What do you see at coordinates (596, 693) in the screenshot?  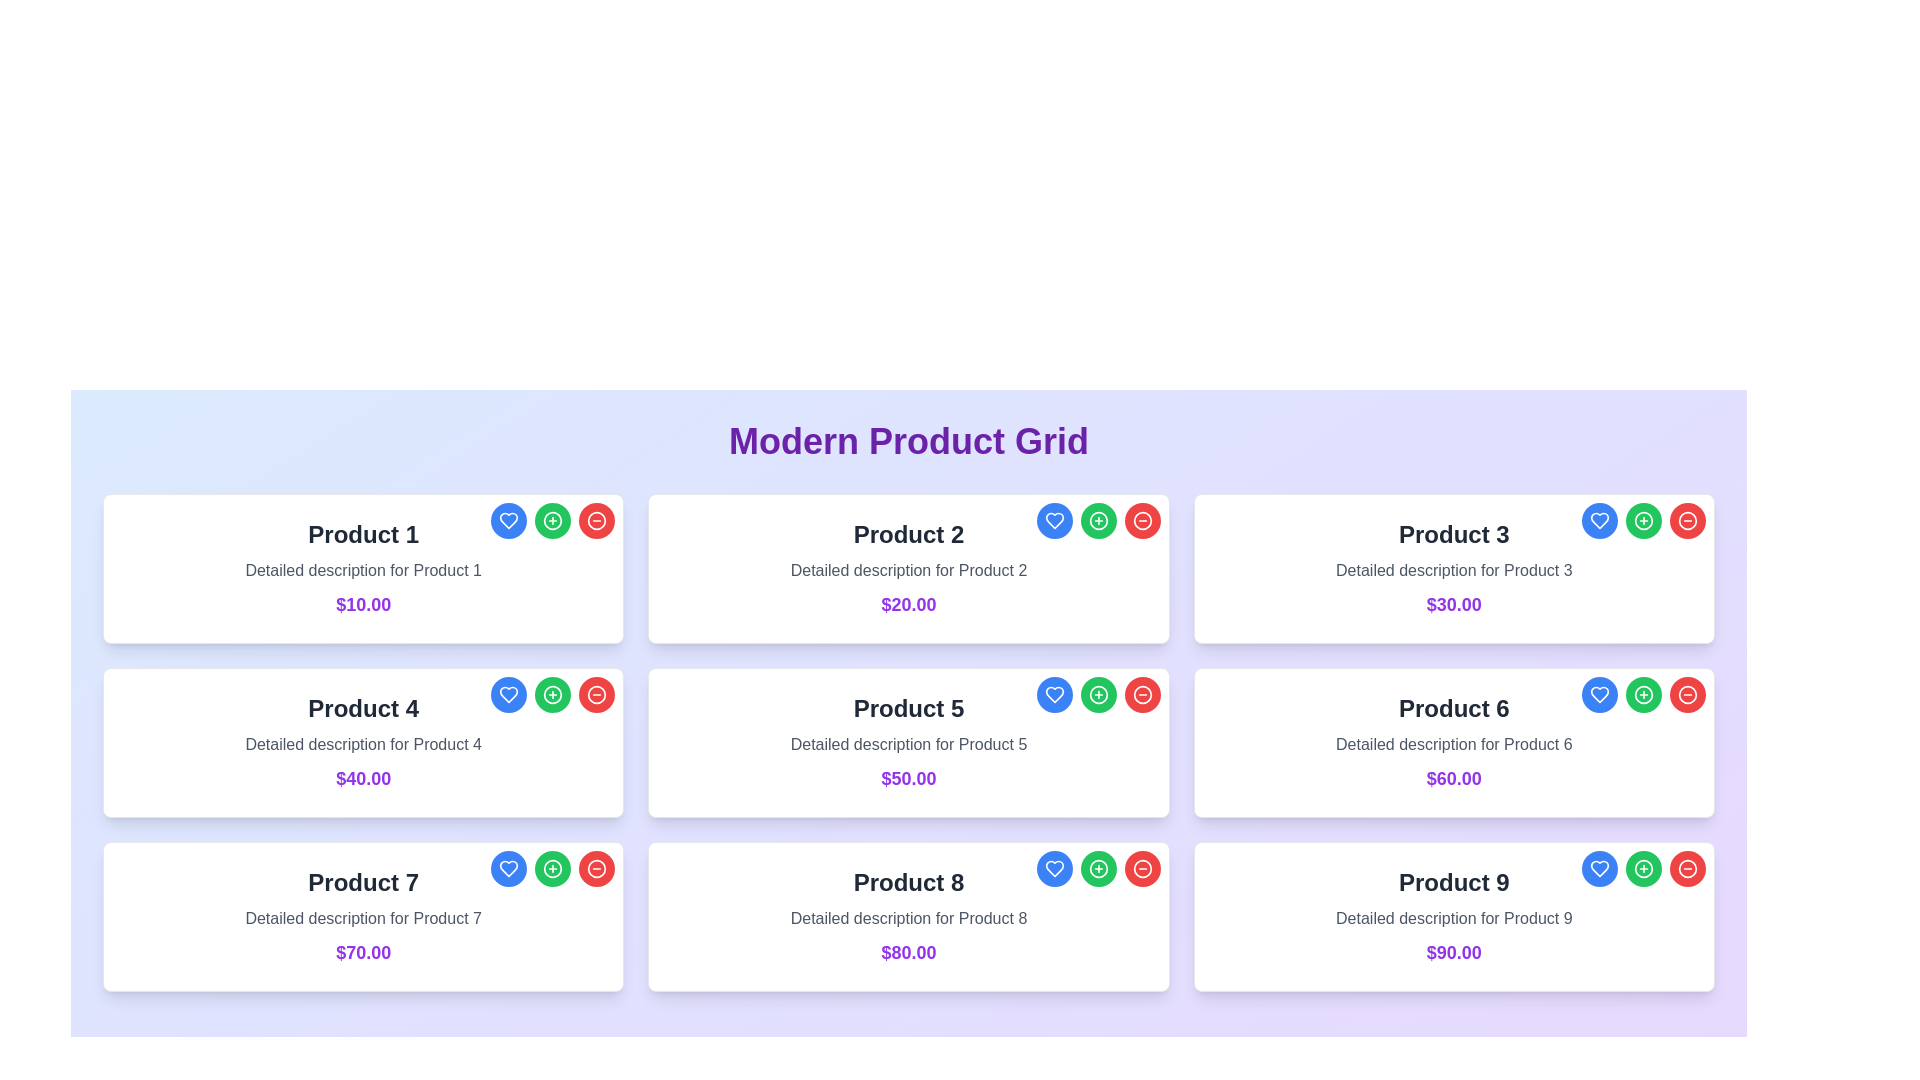 I see `the circular component of the 'remove' icon located in the top-right corner of the product card` at bounding box center [596, 693].